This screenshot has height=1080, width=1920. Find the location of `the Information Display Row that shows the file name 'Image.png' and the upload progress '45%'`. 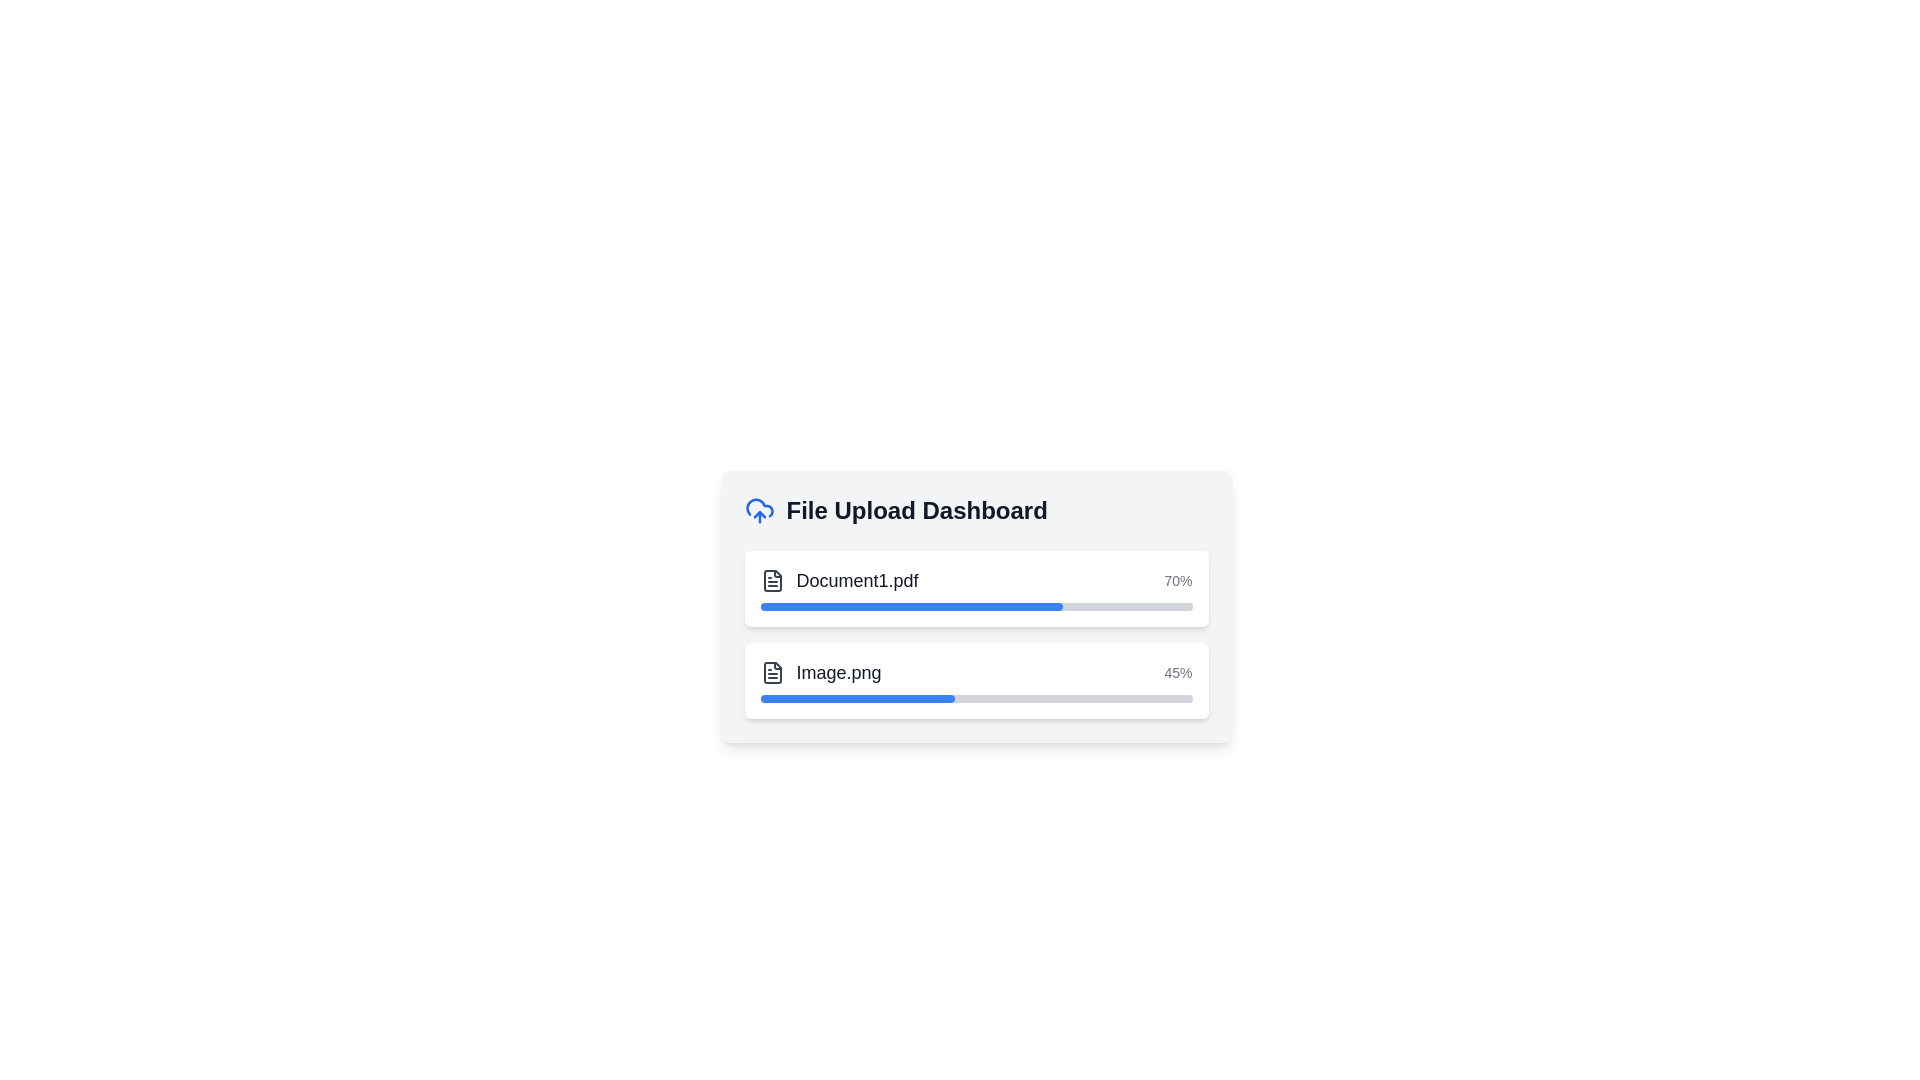

the Information Display Row that shows the file name 'Image.png' and the upload progress '45%' is located at coordinates (976, 672).